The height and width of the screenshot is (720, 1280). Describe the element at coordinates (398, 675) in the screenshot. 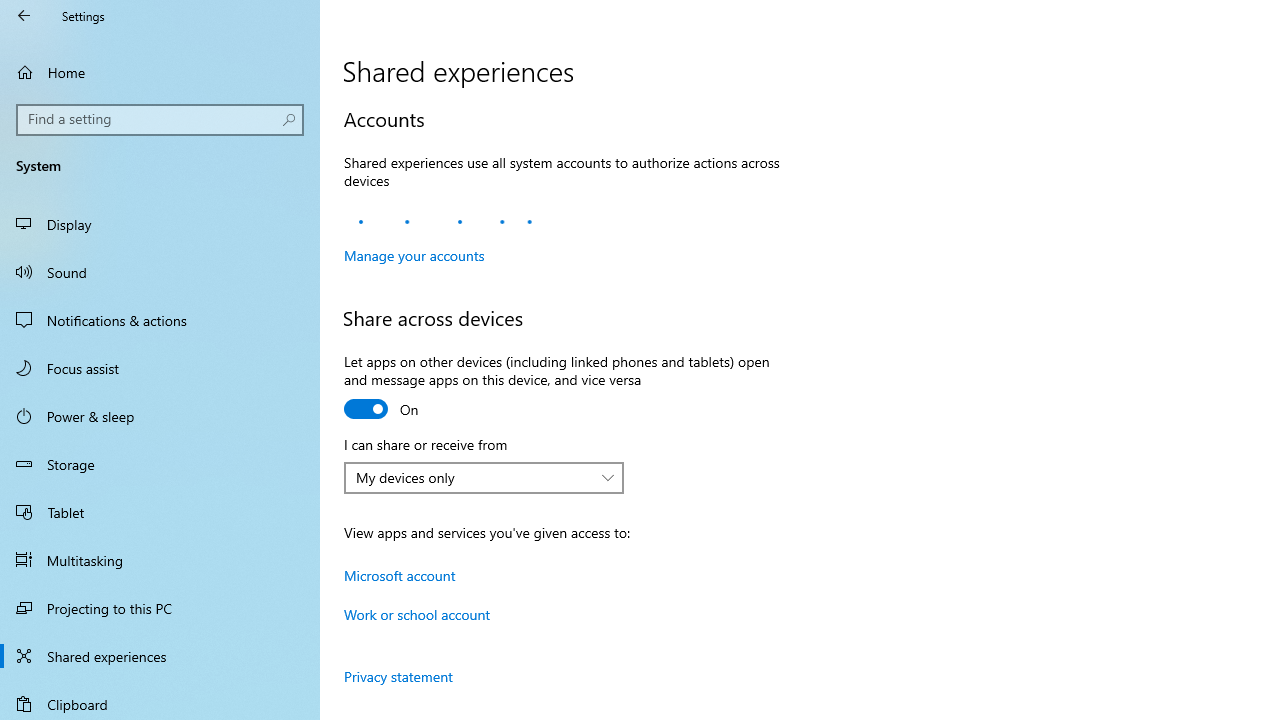

I see `'Privacy statement'` at that location.